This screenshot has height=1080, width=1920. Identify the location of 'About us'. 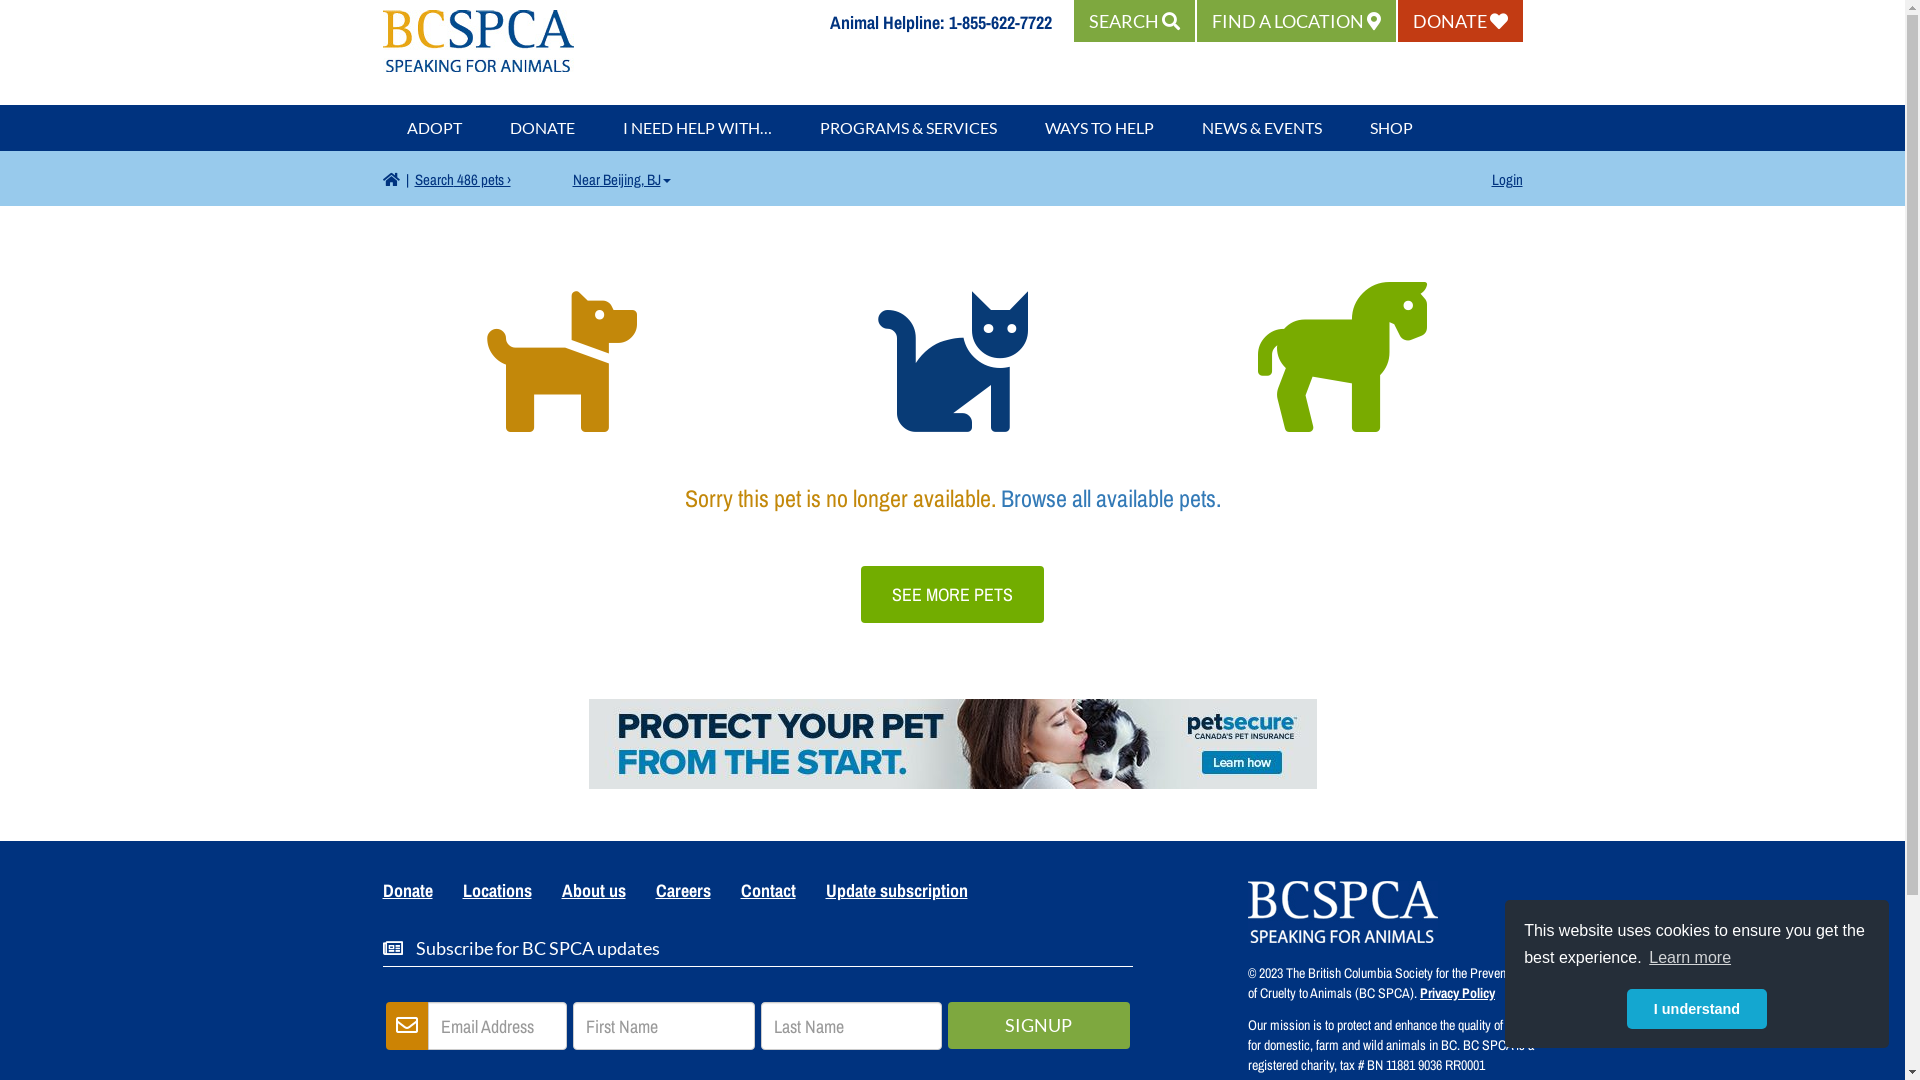
(592, 892).